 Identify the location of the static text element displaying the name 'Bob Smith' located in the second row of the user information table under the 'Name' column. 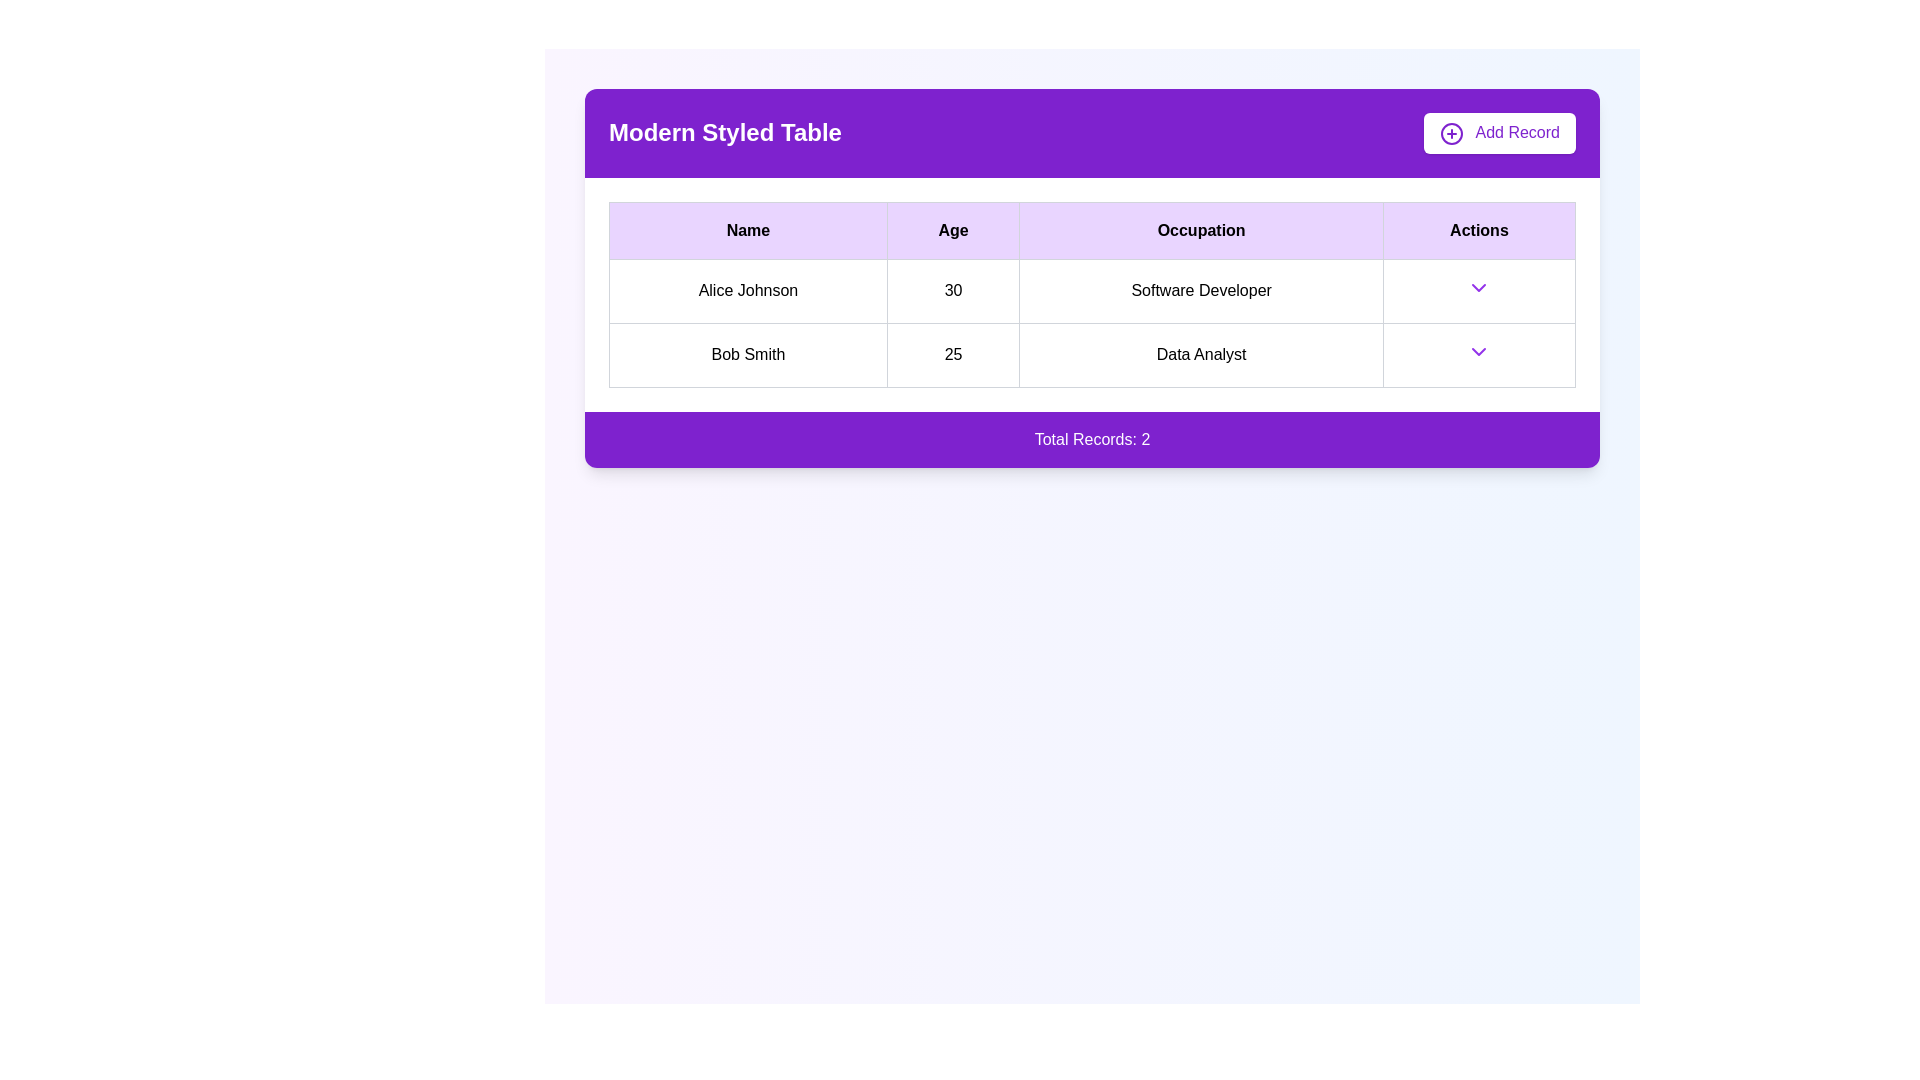
(747, 354).